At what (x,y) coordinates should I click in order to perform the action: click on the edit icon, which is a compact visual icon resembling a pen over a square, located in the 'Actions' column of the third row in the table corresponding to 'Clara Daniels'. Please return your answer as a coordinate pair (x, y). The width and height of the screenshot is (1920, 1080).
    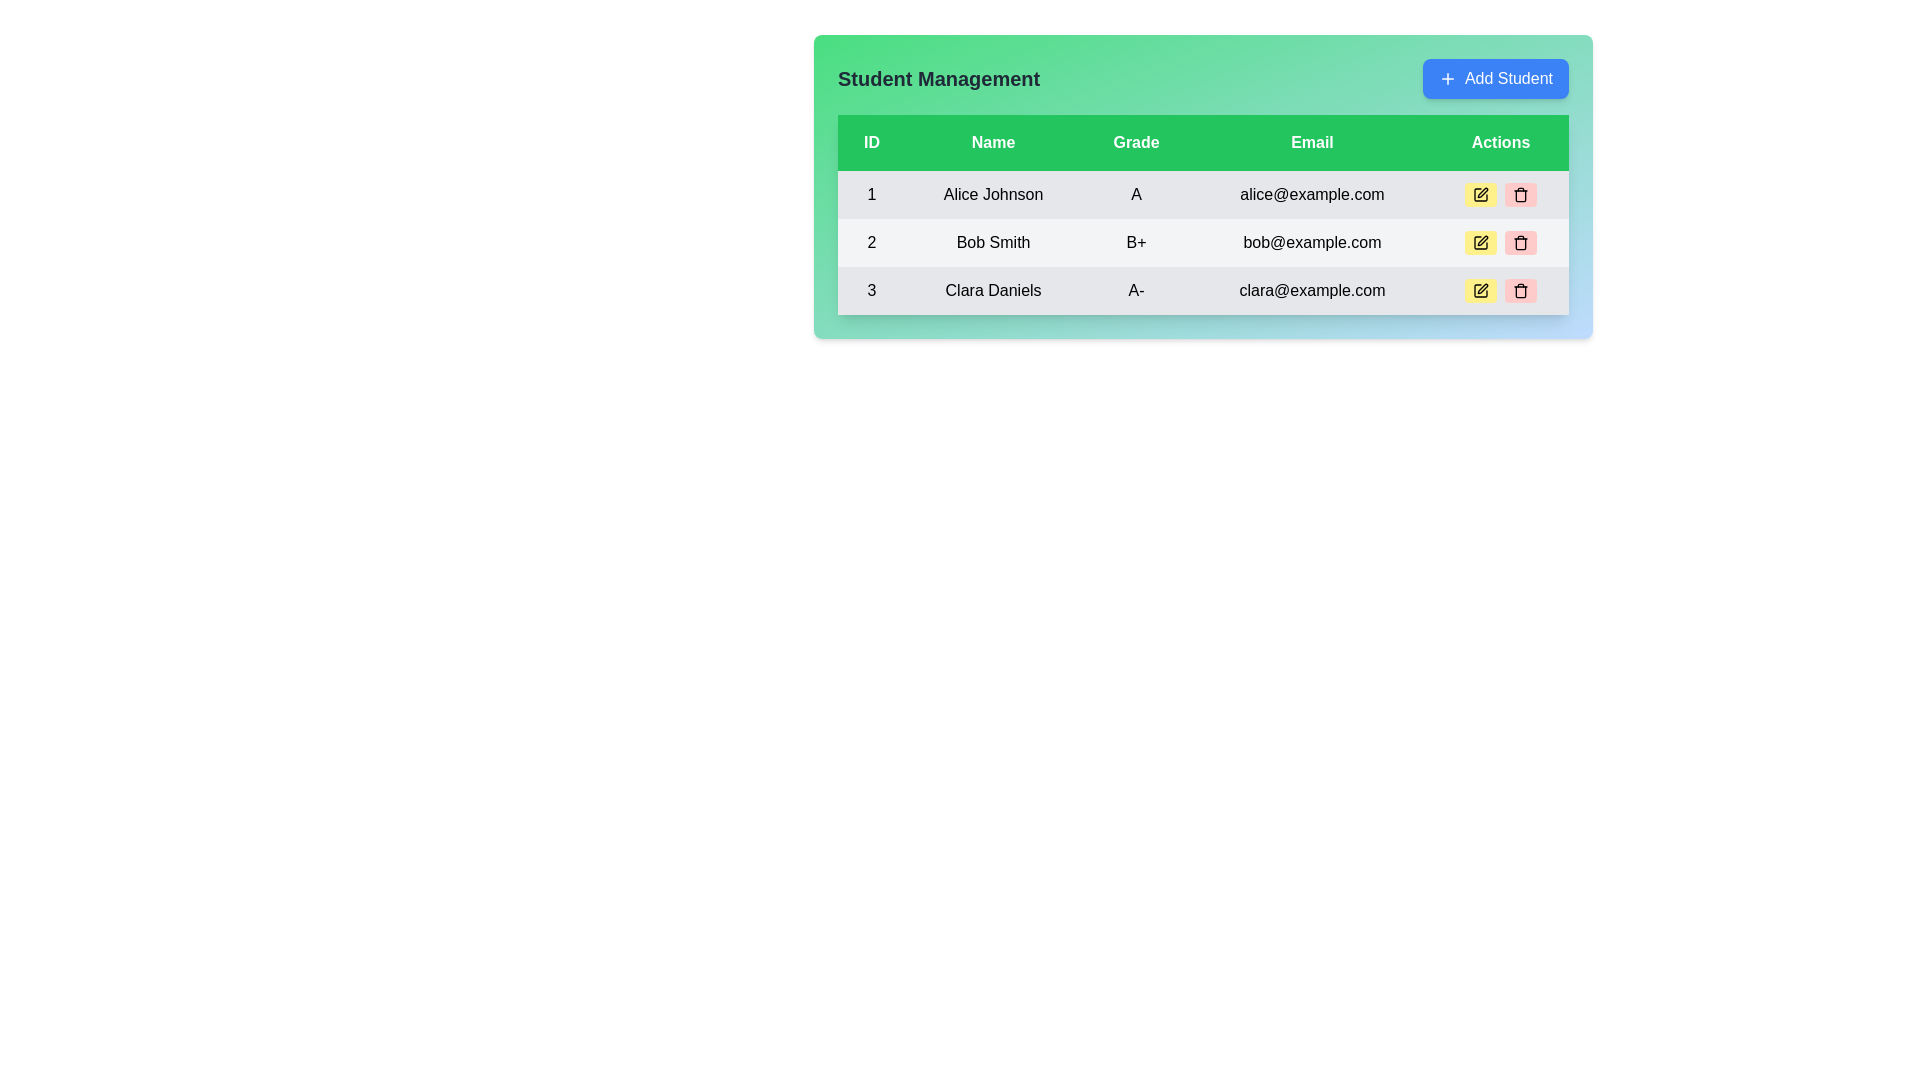
    Looking at the image, I should click on (1483, 289).